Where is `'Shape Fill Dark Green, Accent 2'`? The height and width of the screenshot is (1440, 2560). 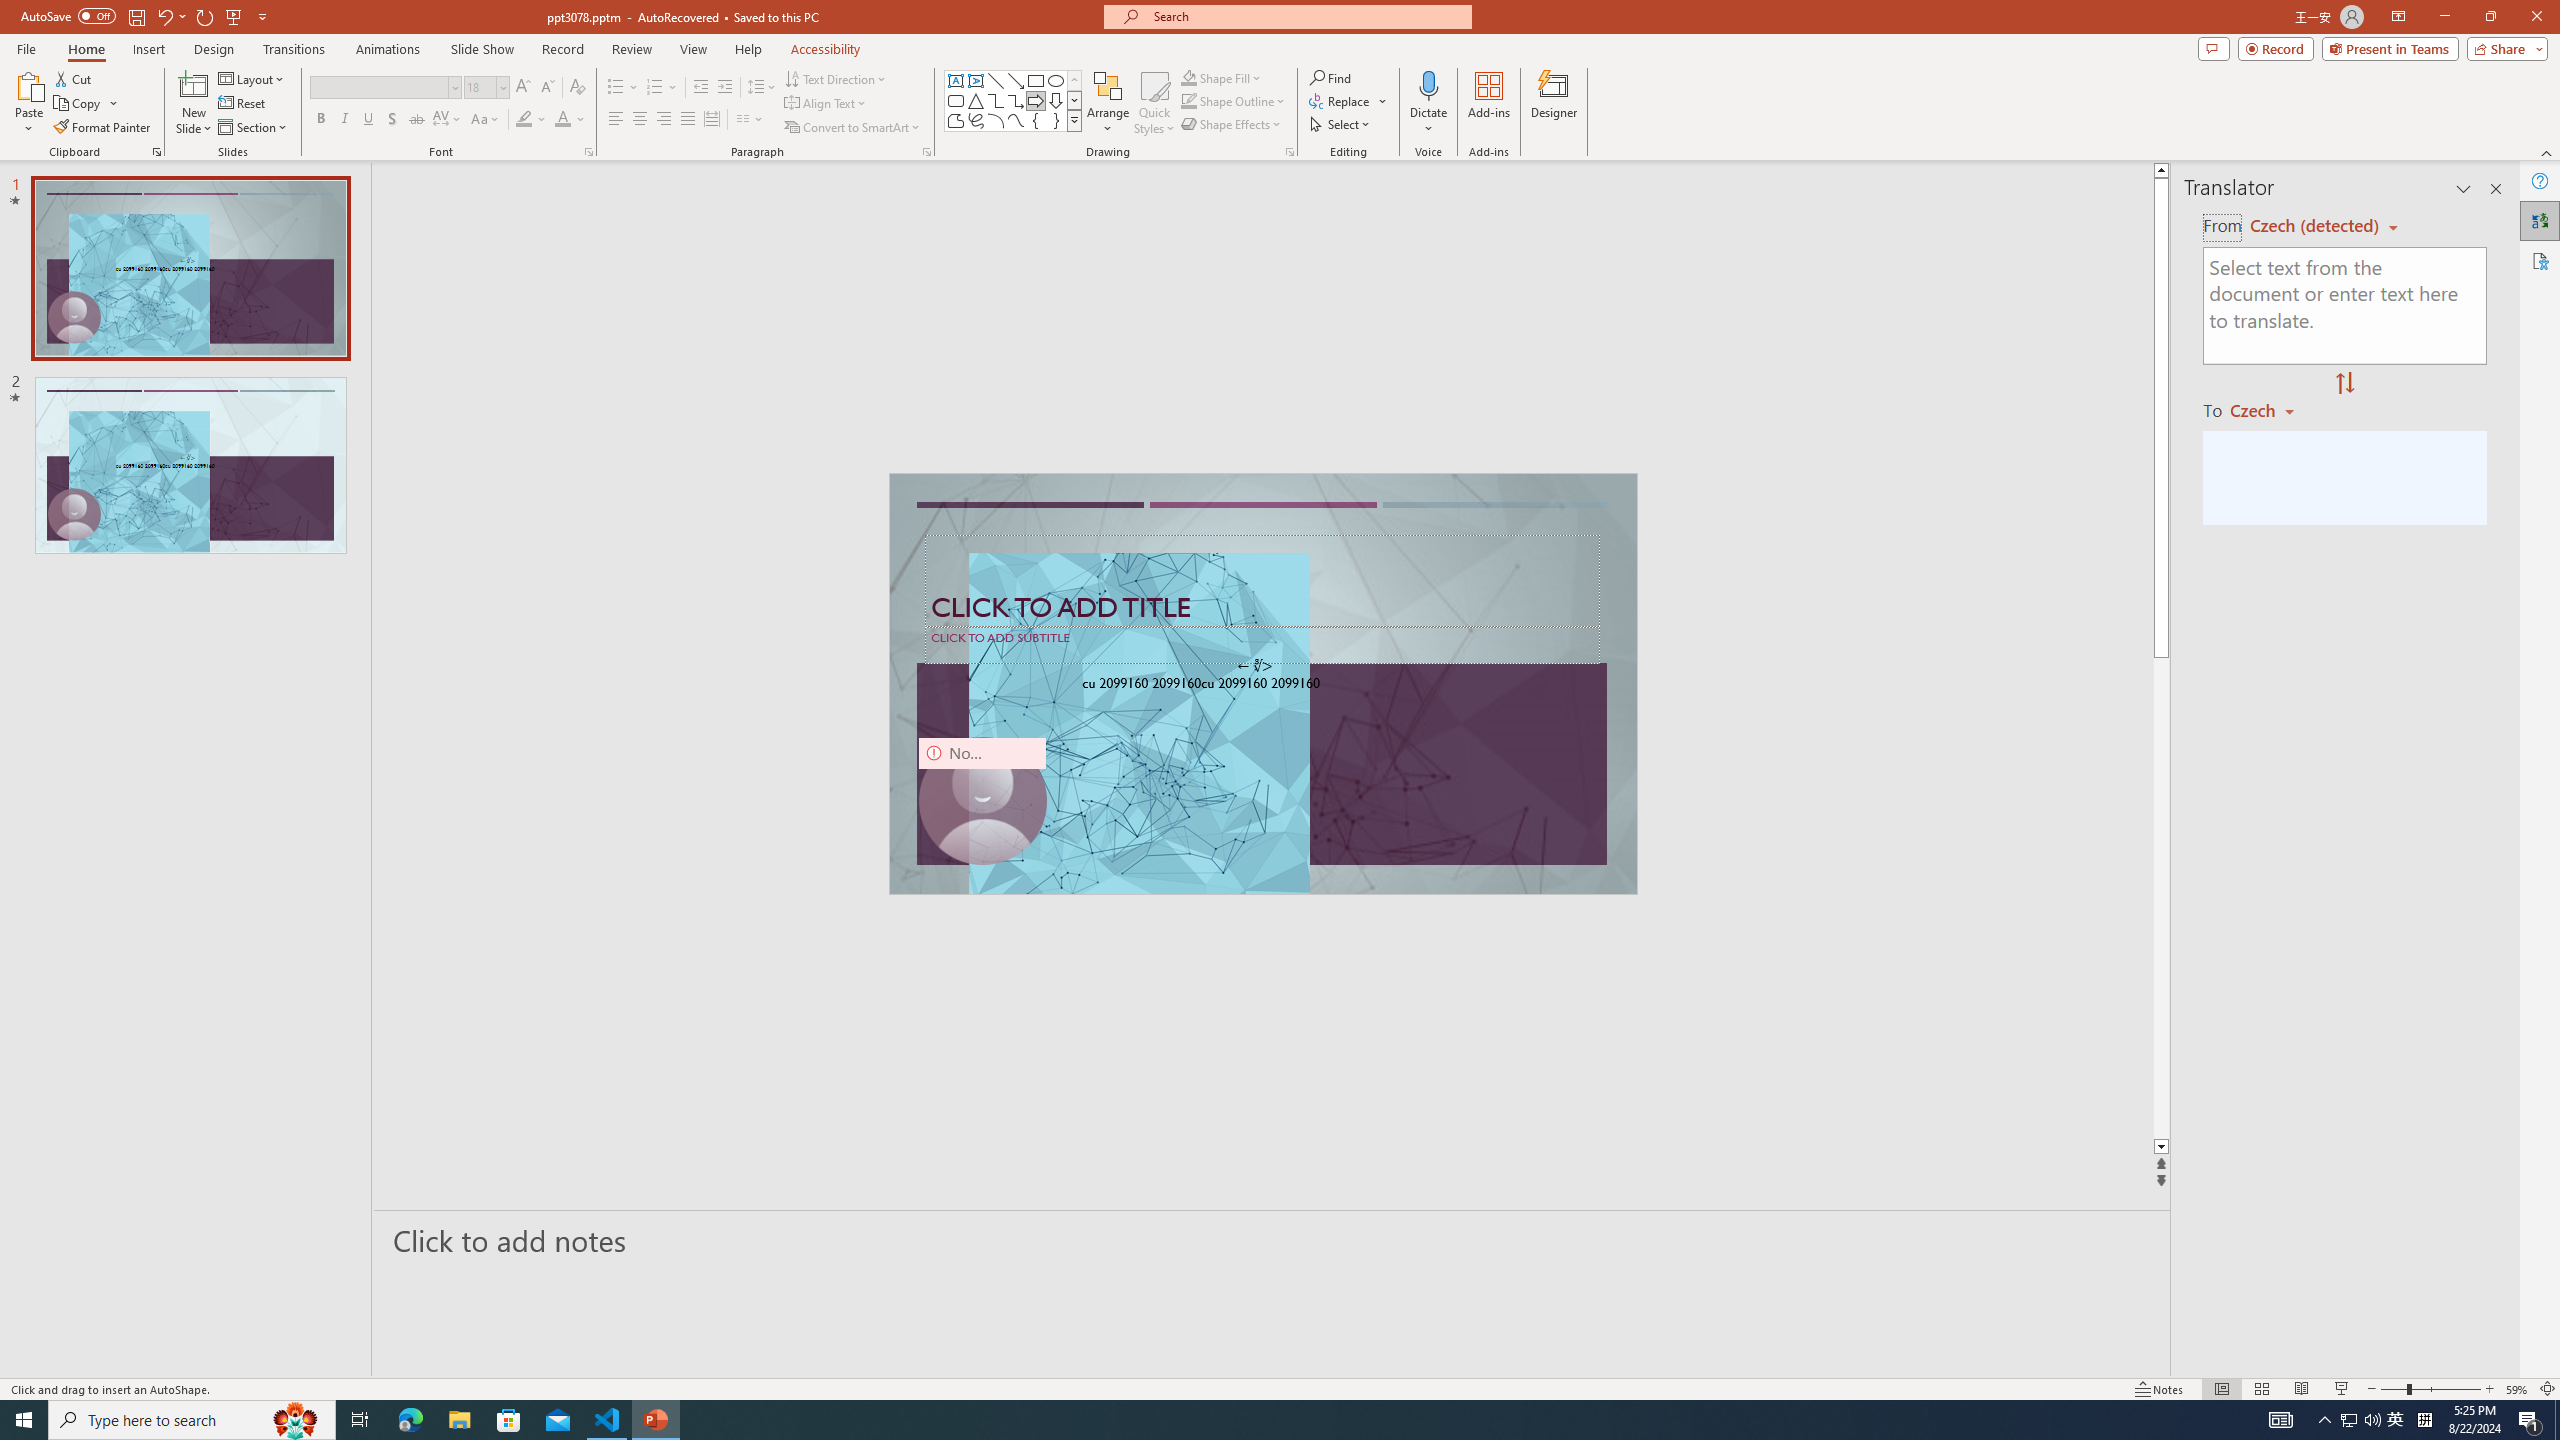
'Shape Fill Dark Green, Accent 2' is located at coordinates (1189, 77).